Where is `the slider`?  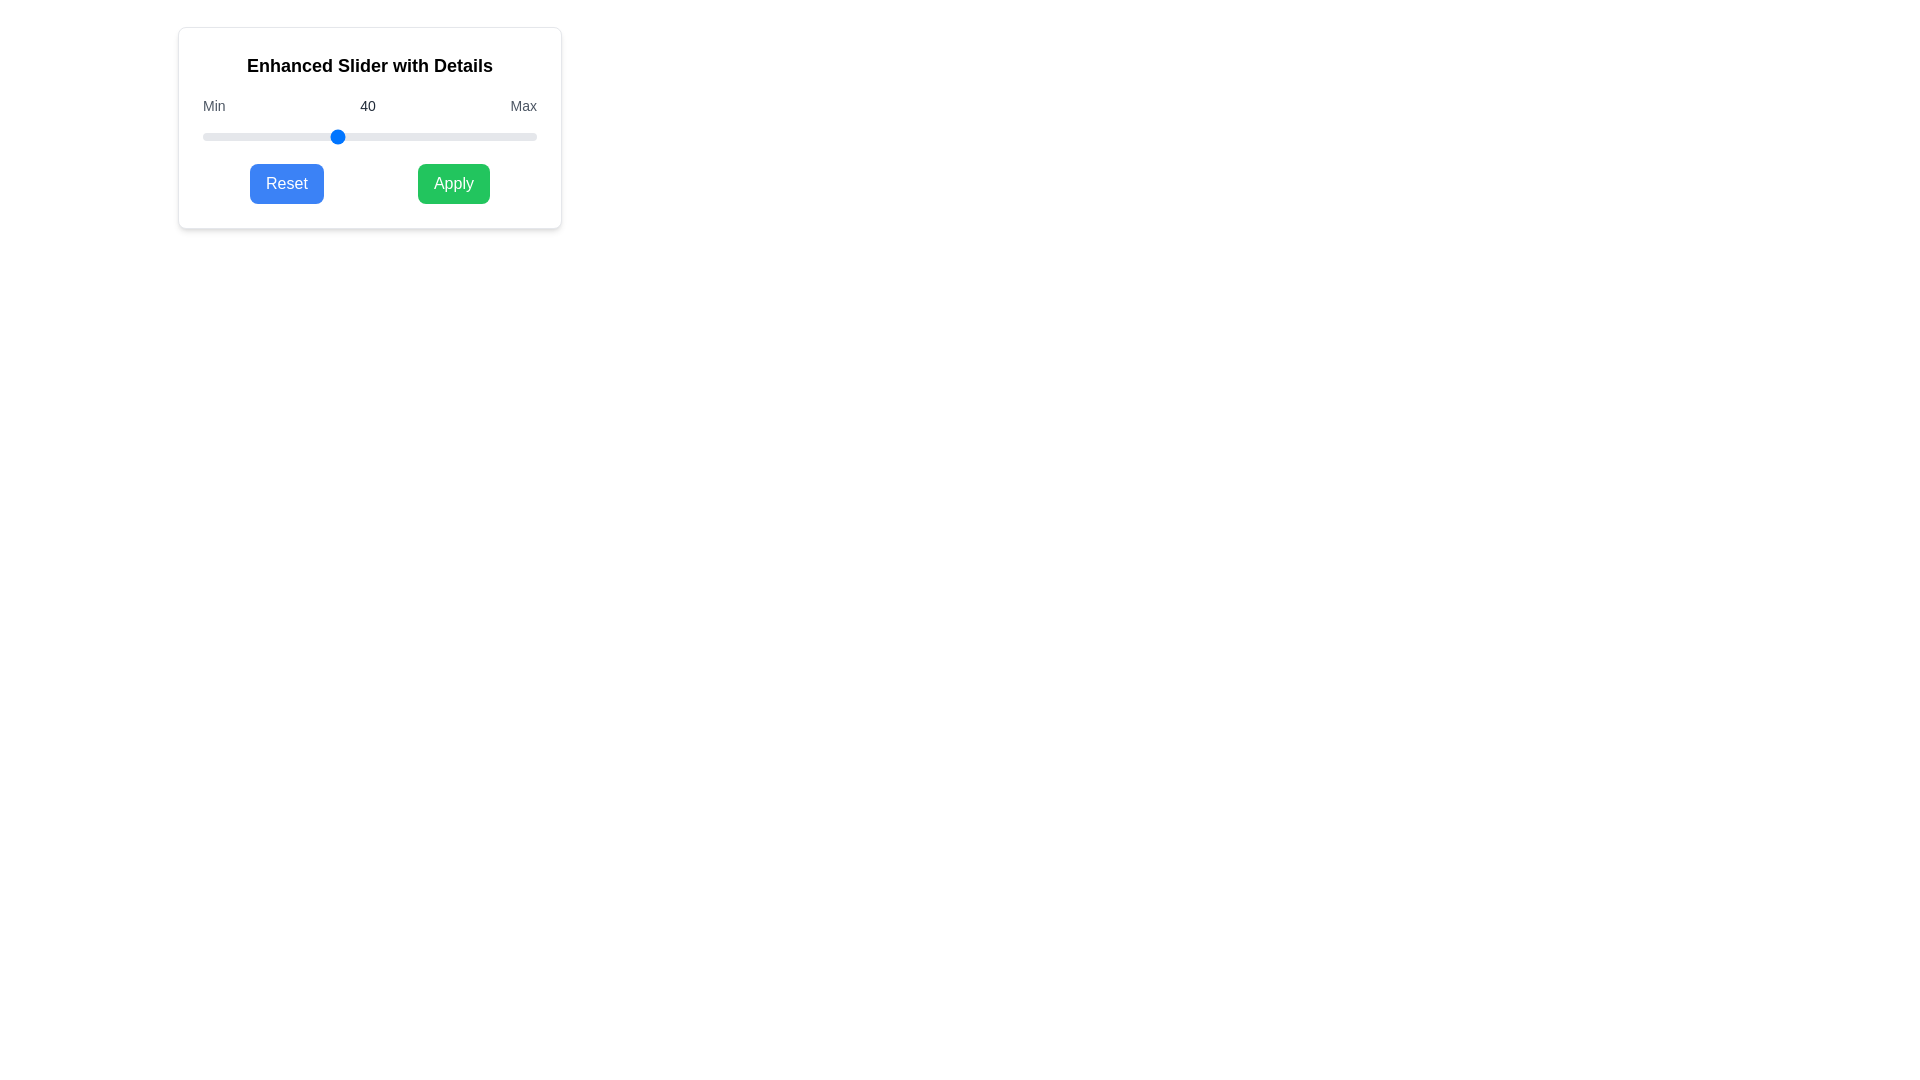
the slider is located at coordinates (527, 136).